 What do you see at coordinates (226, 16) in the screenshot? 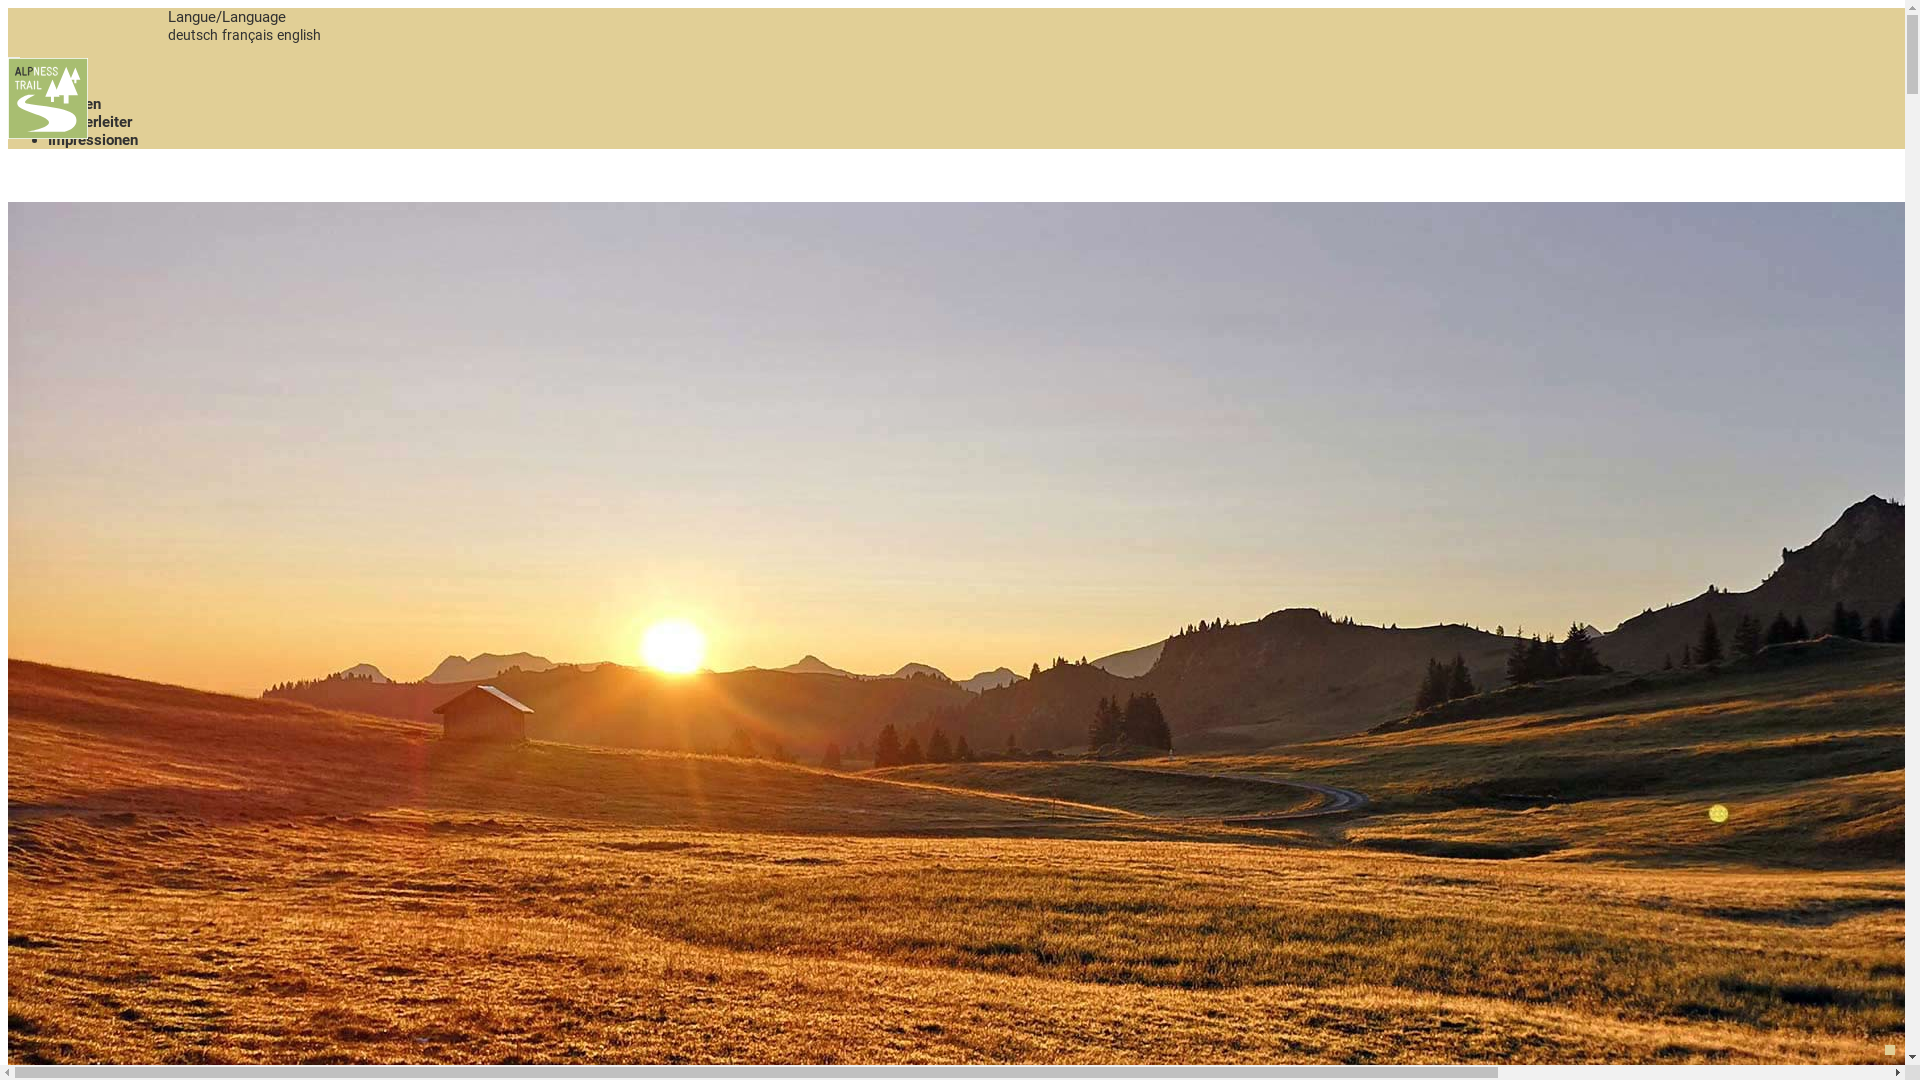
I see `'Langue/Language'` at bounding box center [226, 16].